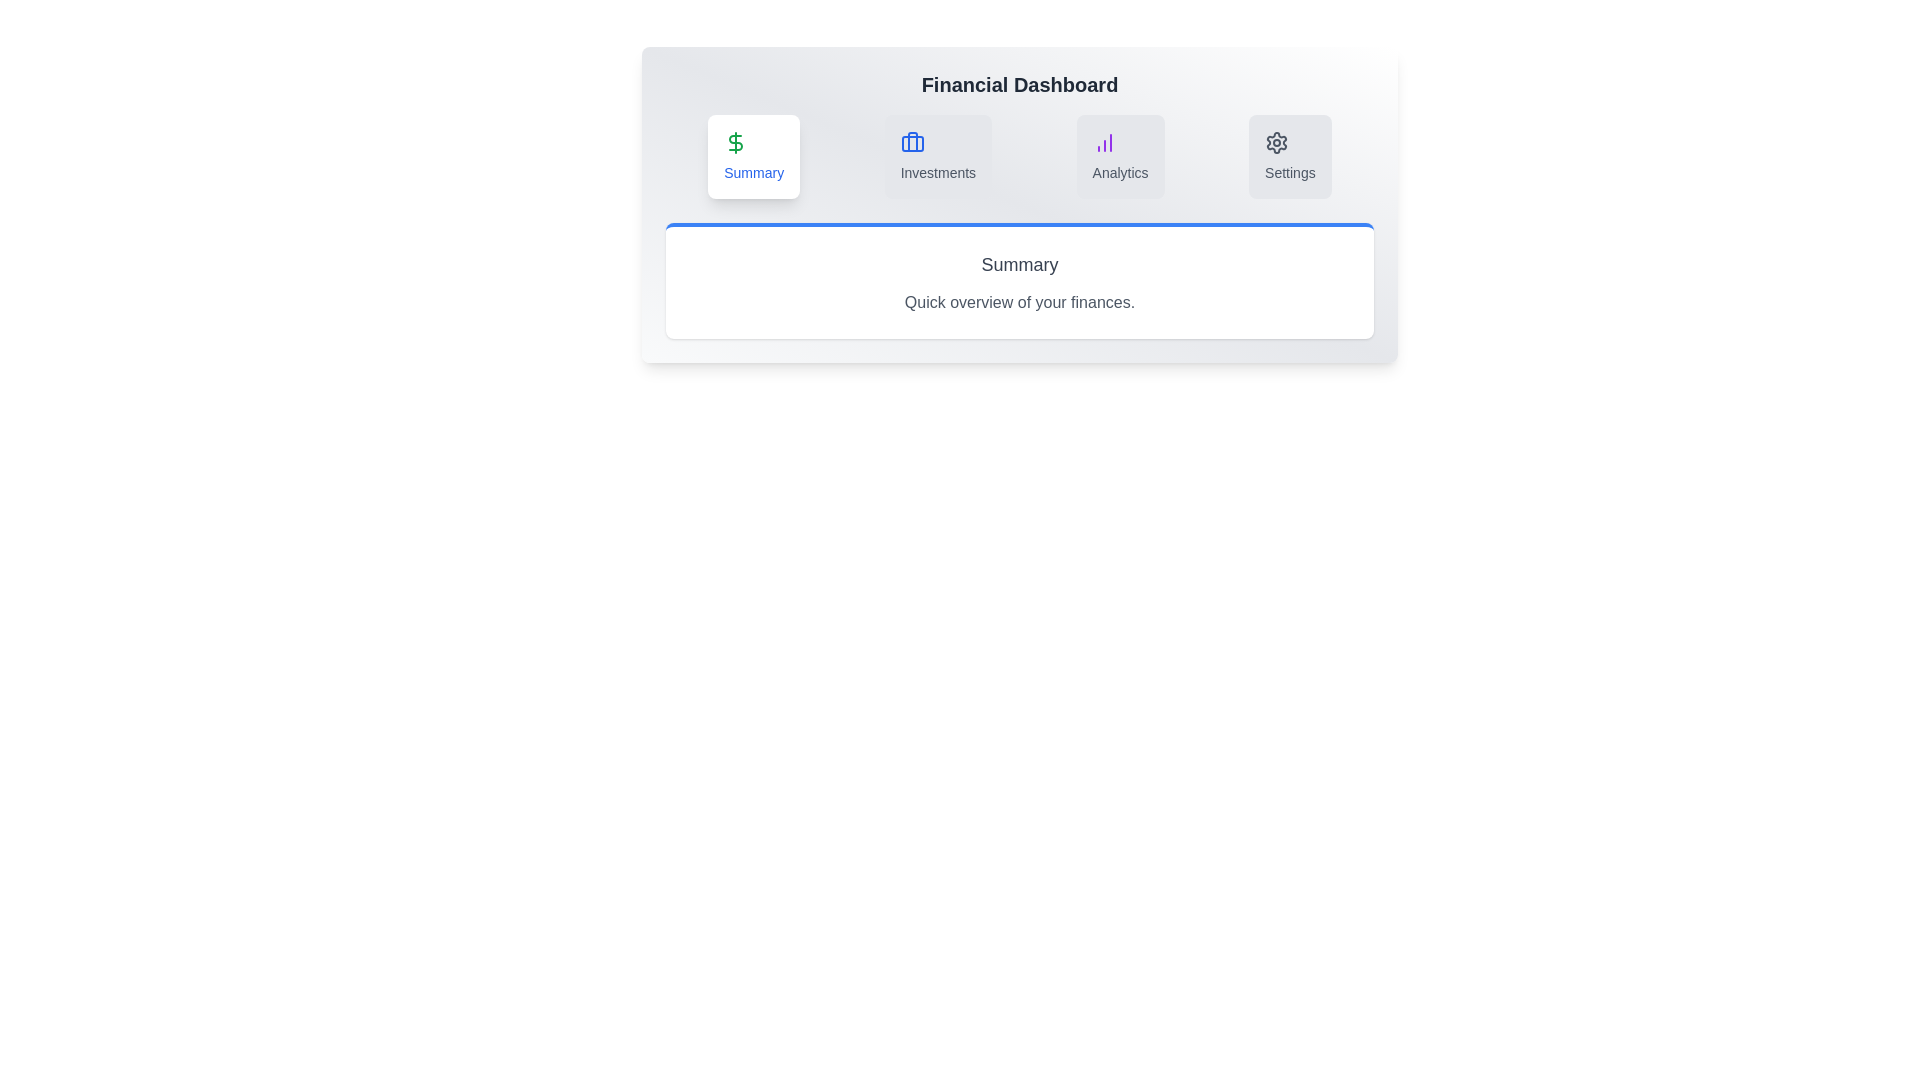 The height and width of the screenshot is (1080, 1920). I want to click on the tab with the label Investments, so click(937, 156).